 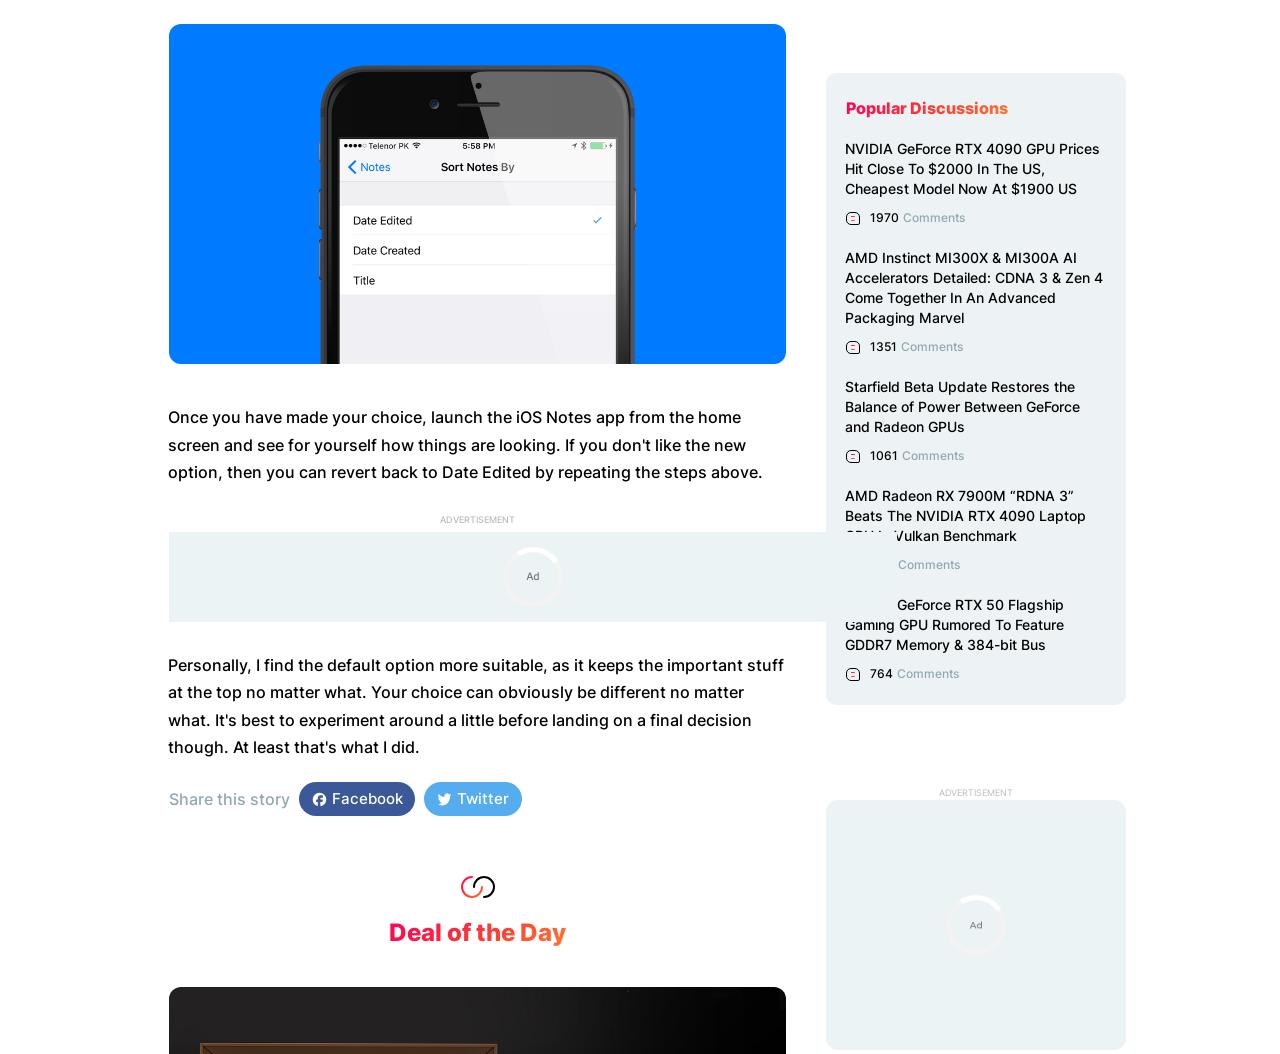 I want to click on 'NVIDIA GeForce RTX 4090 GPU Prices Hit Close To $2000 In The US, Cheapest Model Now At $1900 US', so click(x=972, y=167).